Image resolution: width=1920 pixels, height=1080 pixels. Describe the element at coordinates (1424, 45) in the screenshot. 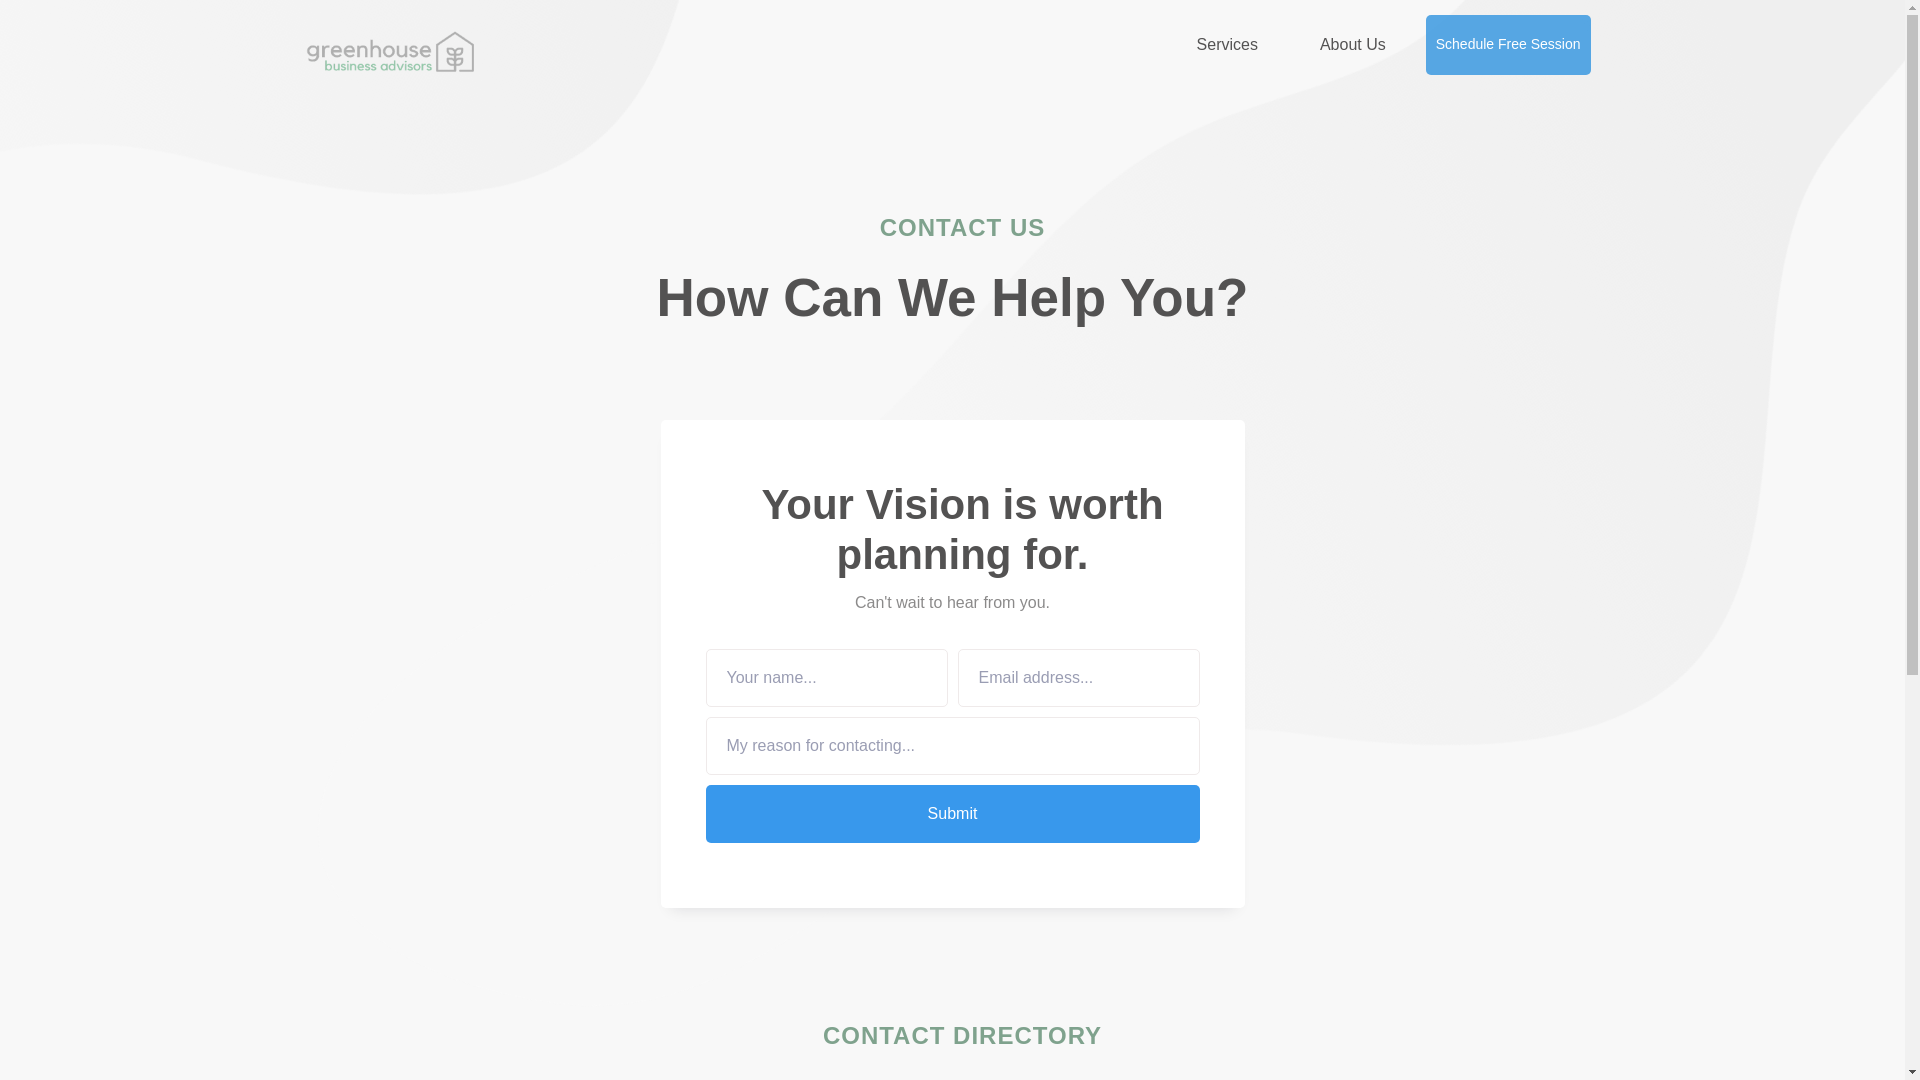

I see `'Schedule Free Session'` at that location.